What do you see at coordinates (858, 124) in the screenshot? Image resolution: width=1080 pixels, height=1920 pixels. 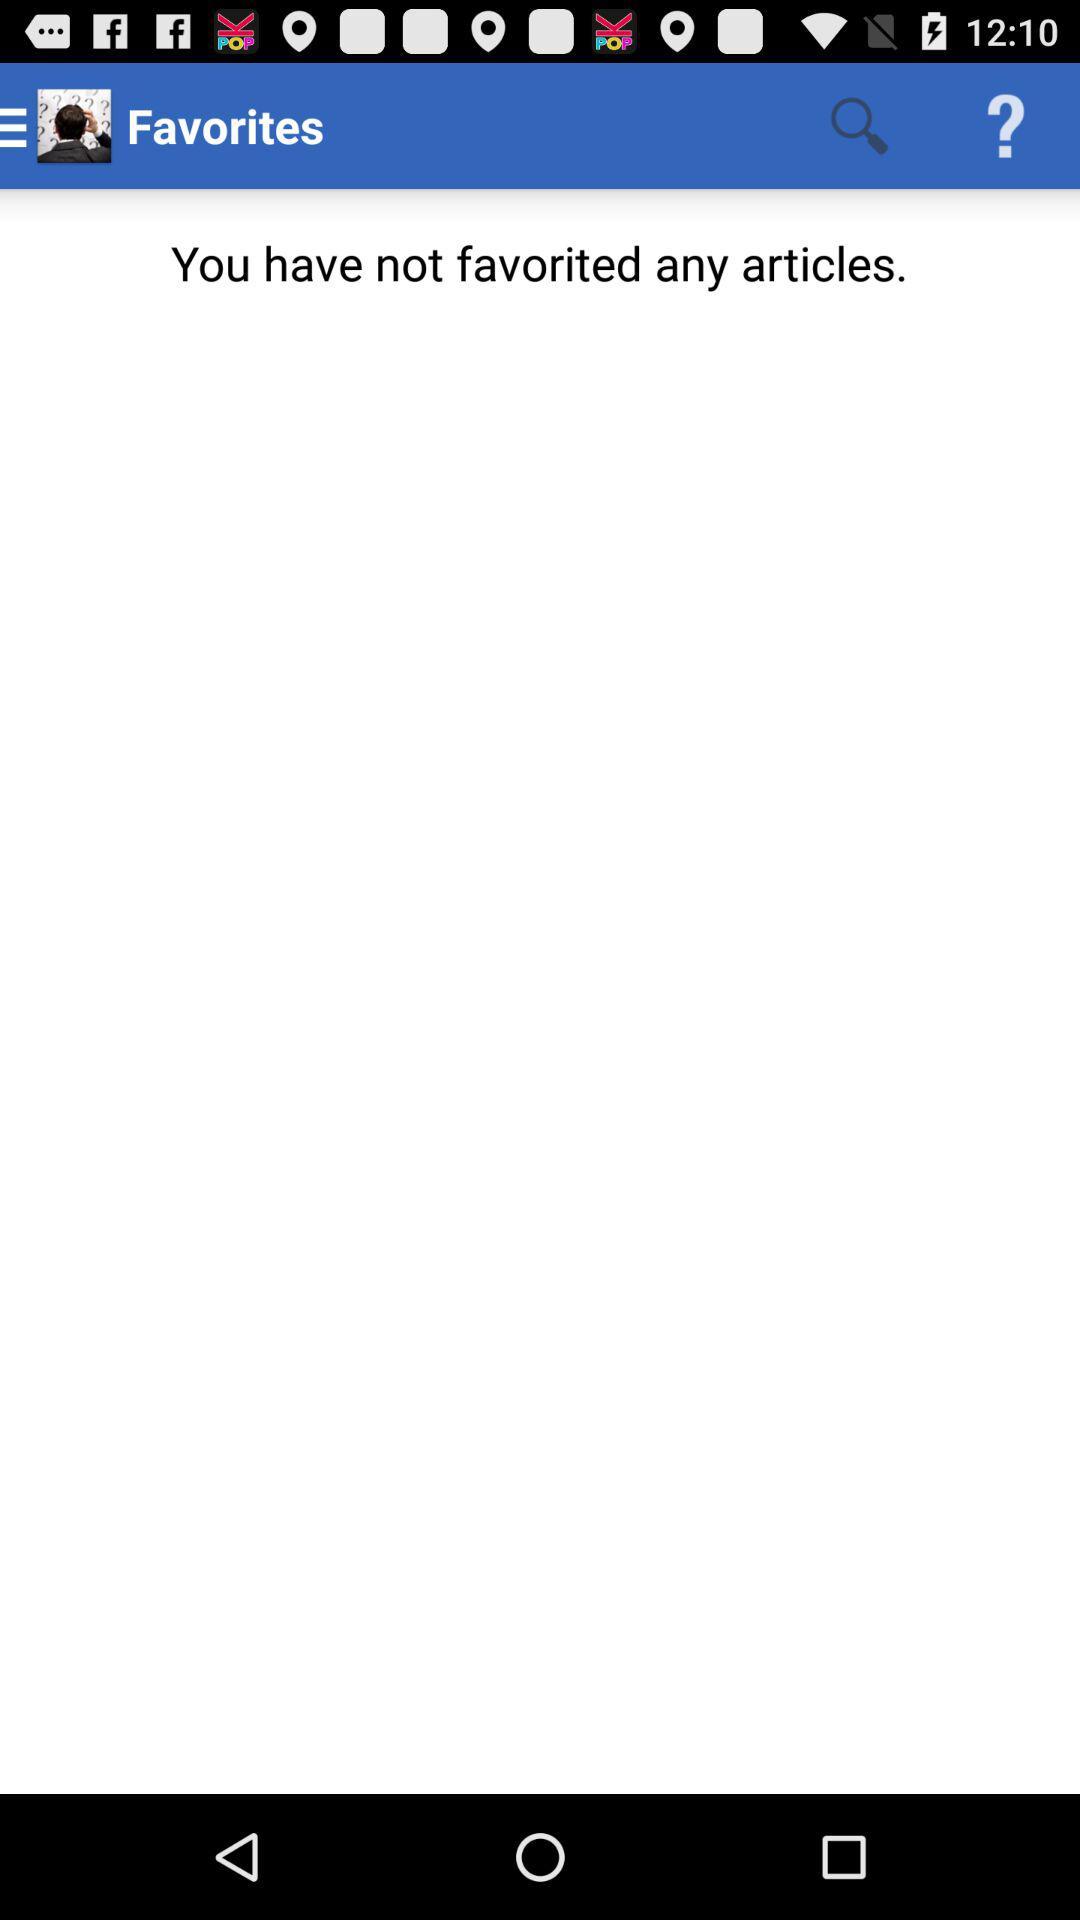 I see `the app to the right of favorites icon` at bounding box center [858, 124].